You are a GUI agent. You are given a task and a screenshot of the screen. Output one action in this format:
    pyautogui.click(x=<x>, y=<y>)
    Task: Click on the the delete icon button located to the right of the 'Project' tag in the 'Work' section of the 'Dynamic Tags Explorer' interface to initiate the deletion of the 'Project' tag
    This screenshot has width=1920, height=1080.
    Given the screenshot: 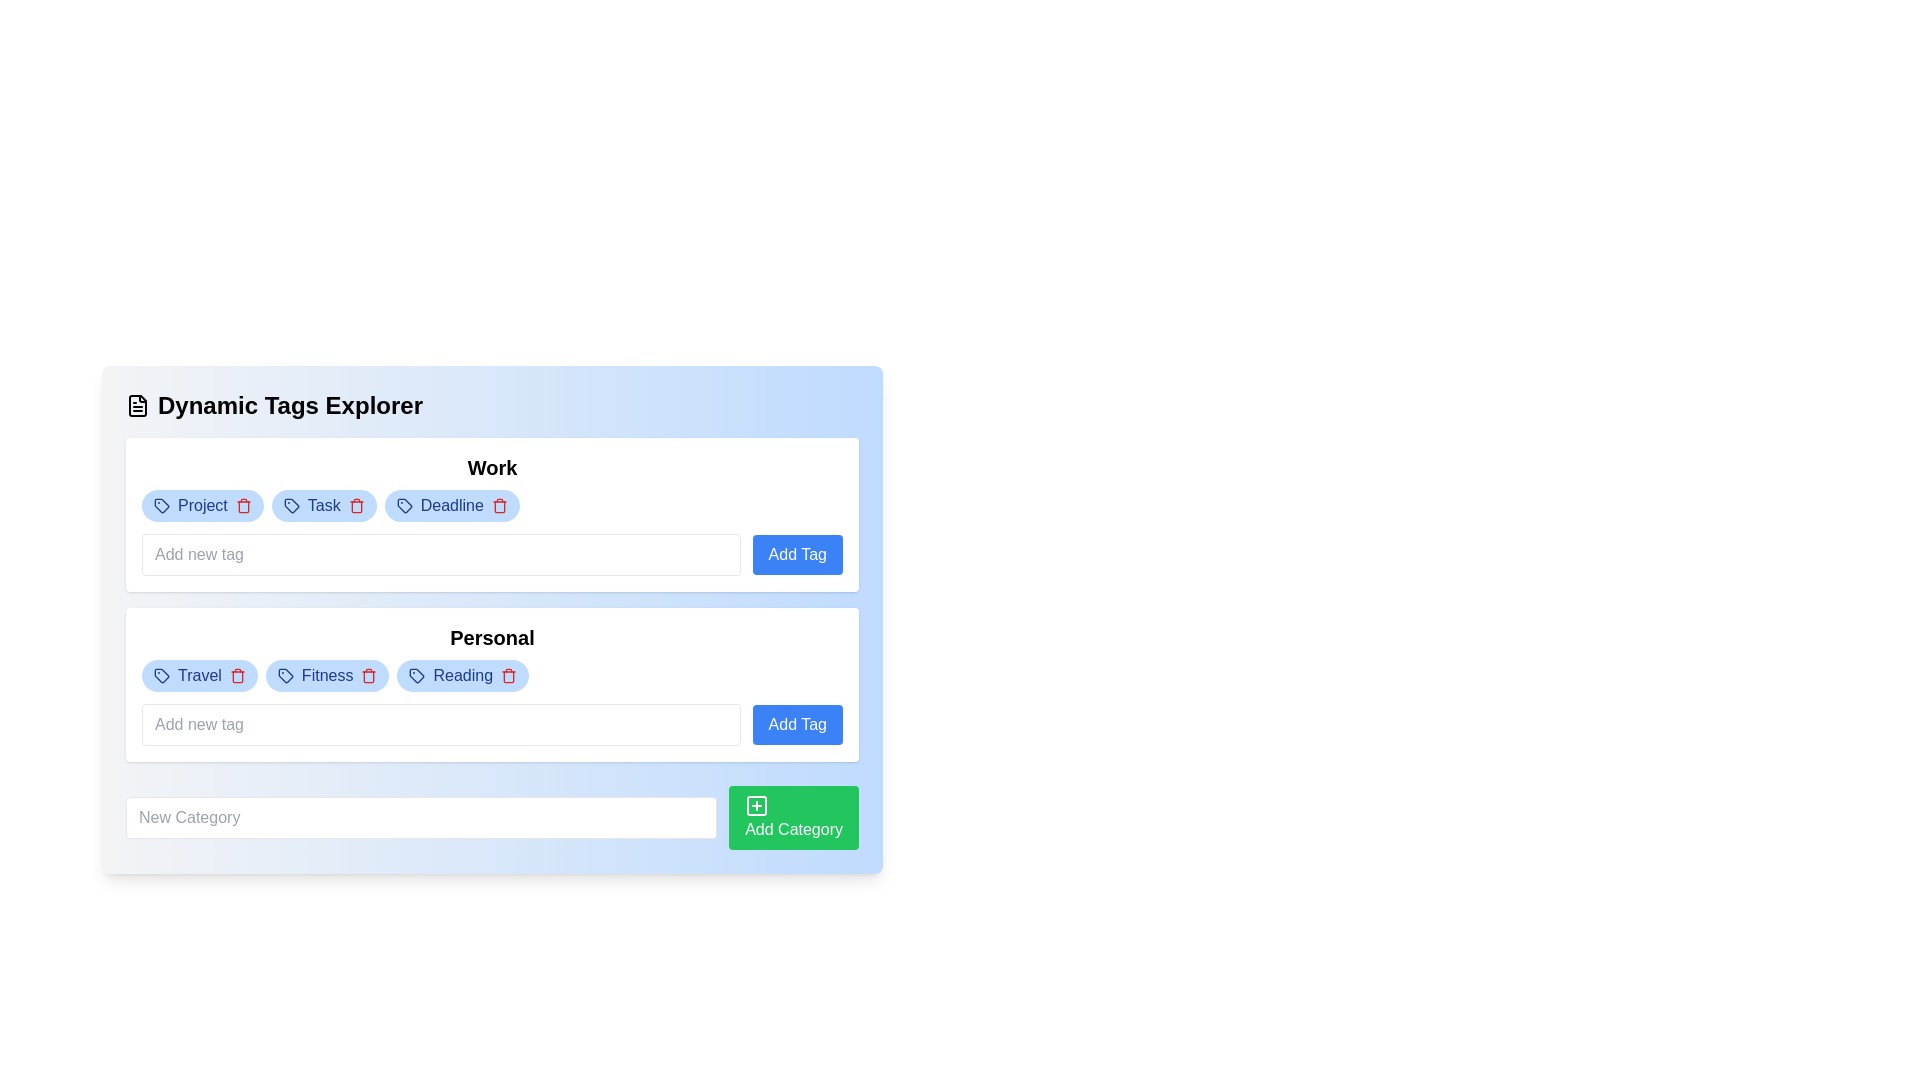 What is the action you would take?
    pyautogui.click(x=242, y=504)
    